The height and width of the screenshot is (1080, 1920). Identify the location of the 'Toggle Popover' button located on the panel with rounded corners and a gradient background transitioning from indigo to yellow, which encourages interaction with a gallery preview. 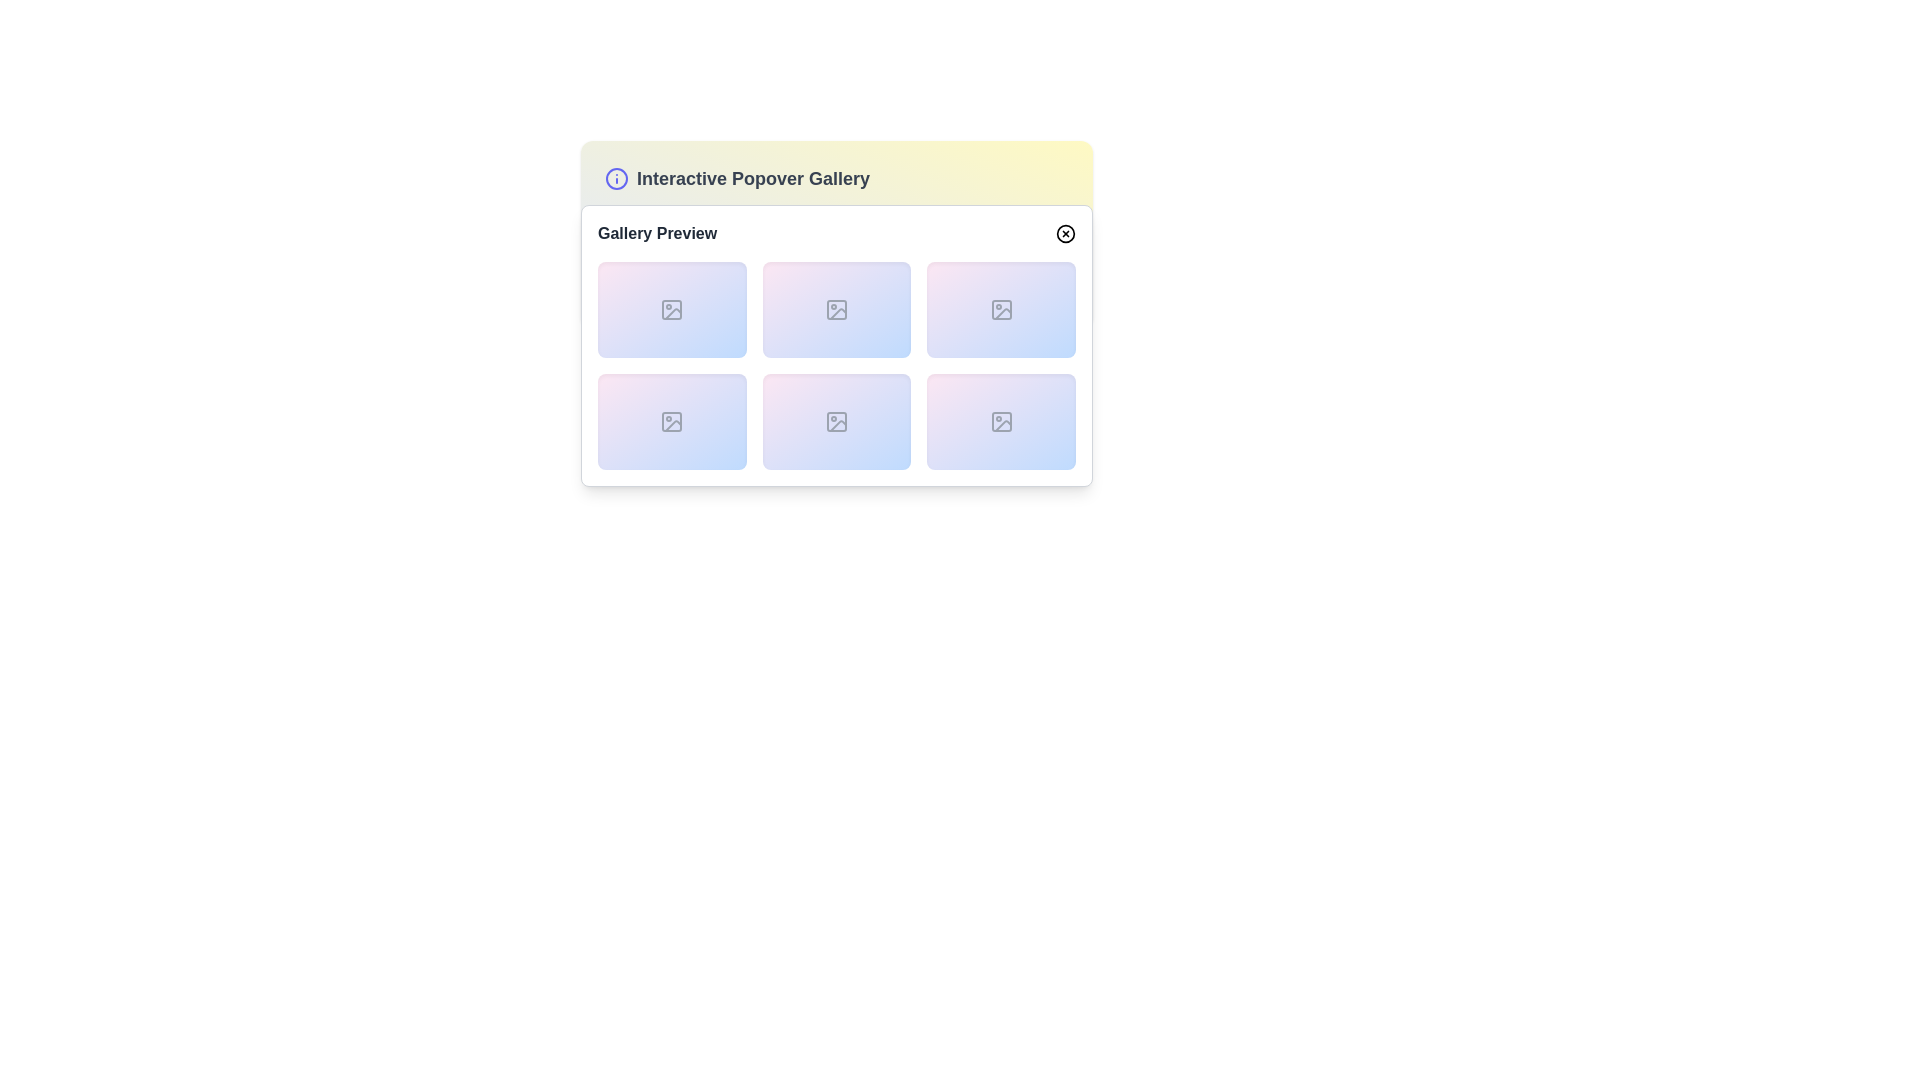
(836, 234).